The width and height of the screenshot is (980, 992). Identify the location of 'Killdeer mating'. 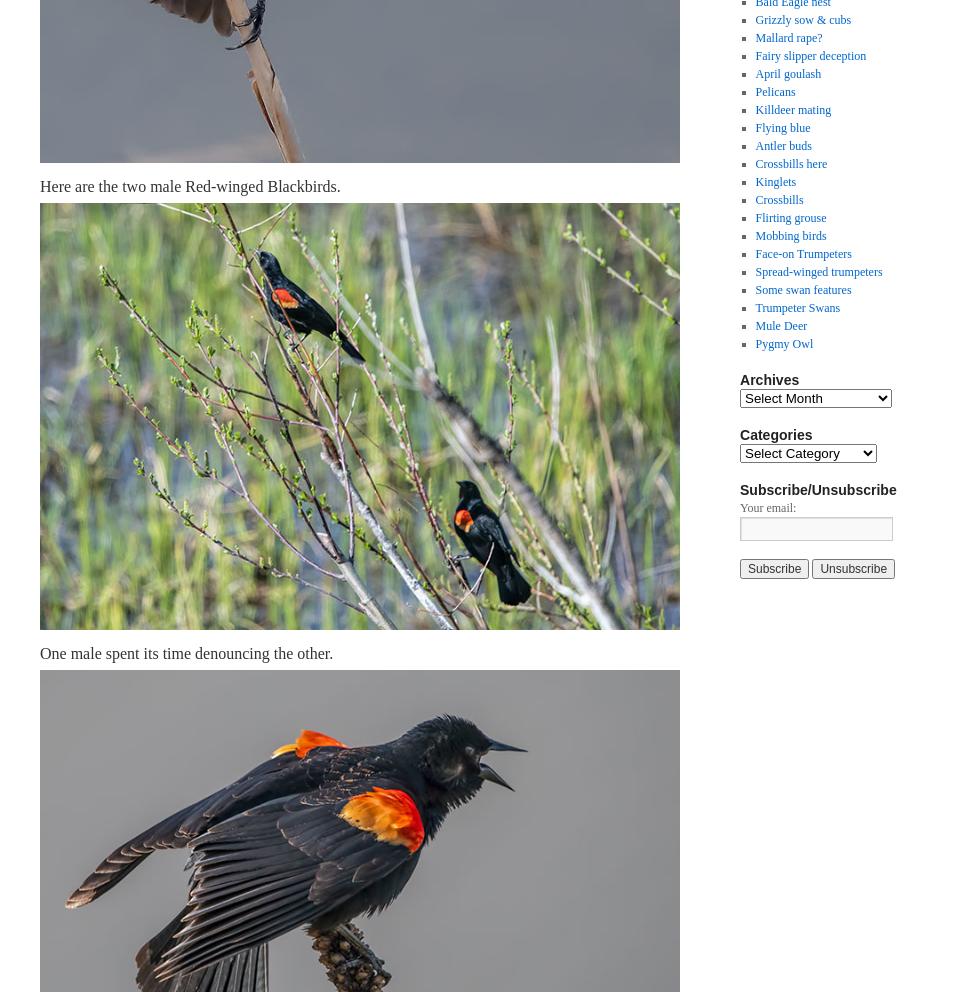
(793, 109).